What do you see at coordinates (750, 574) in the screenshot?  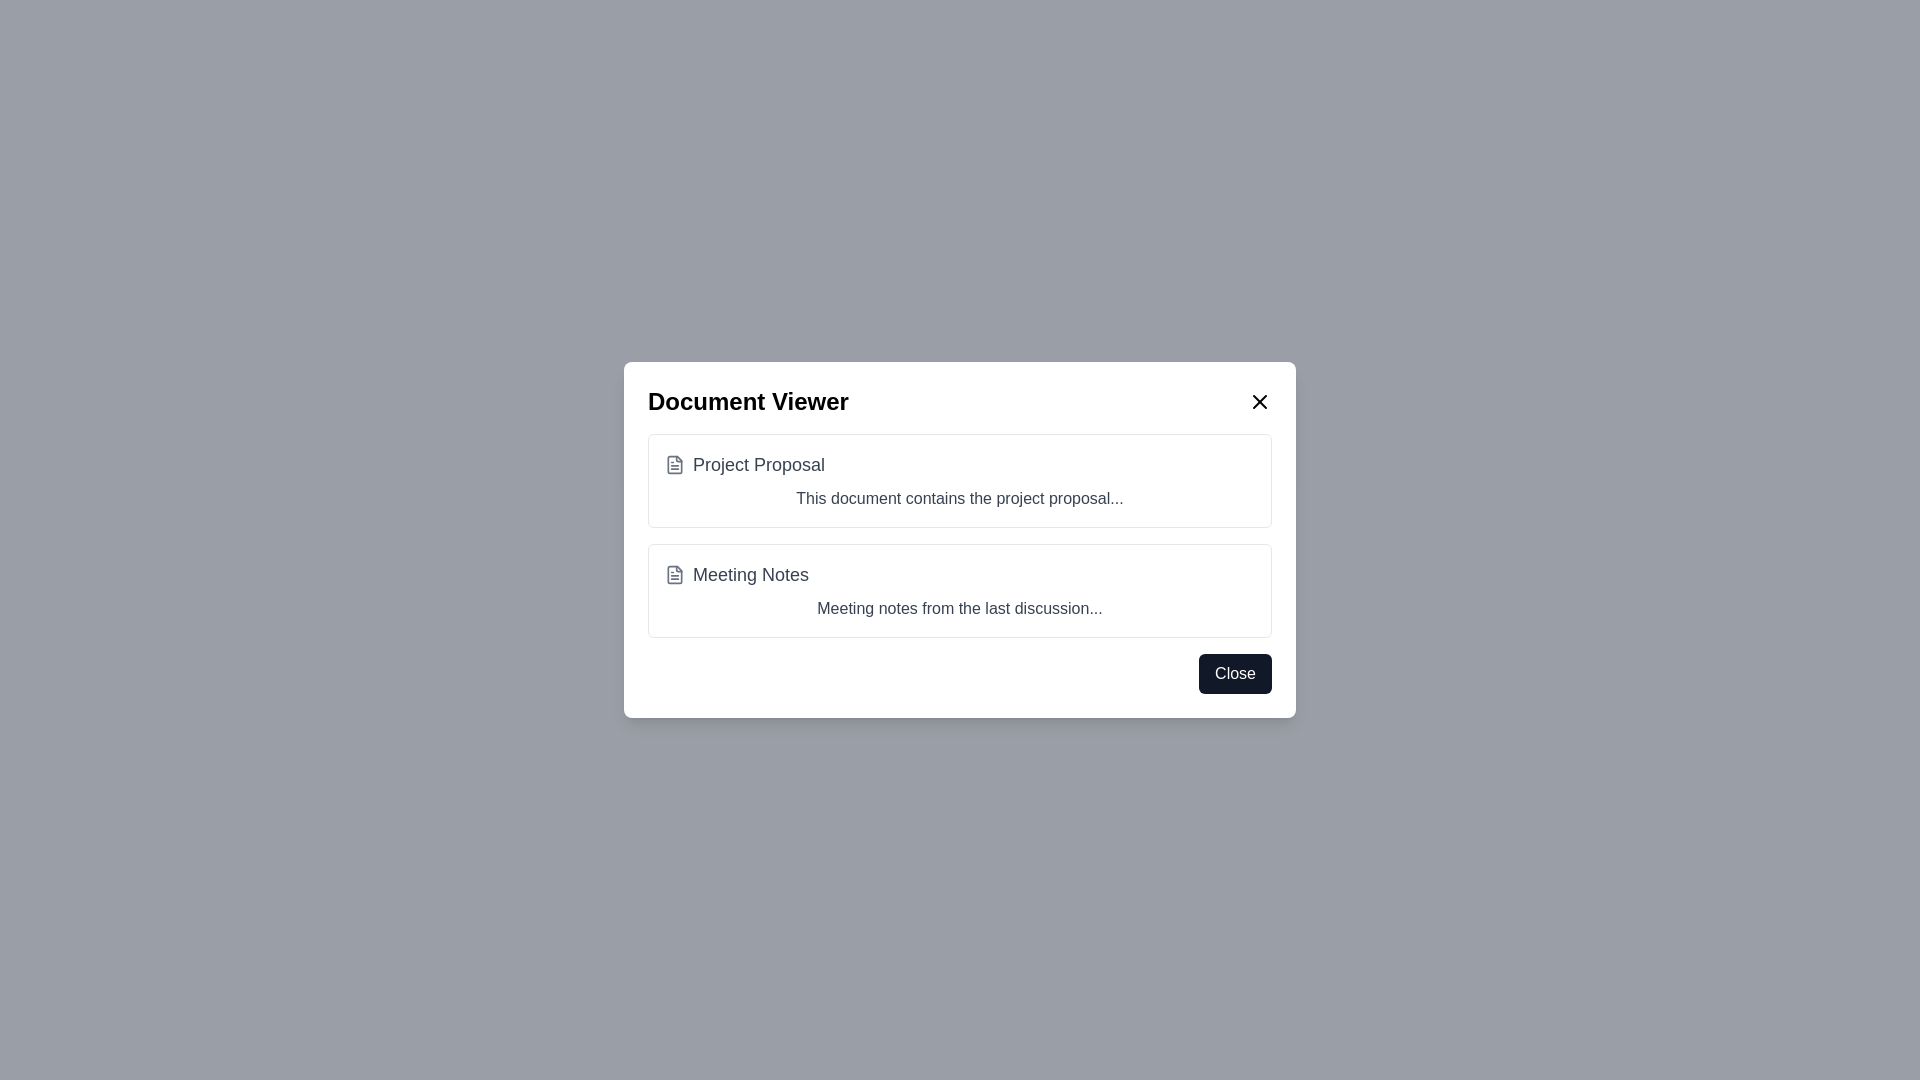 I see `the text label reading 'Meeting Notes', which is styled prominently and located below 'Project Proposal' in the 'Document Viewer' dialog` at bounding box center [750, 574].